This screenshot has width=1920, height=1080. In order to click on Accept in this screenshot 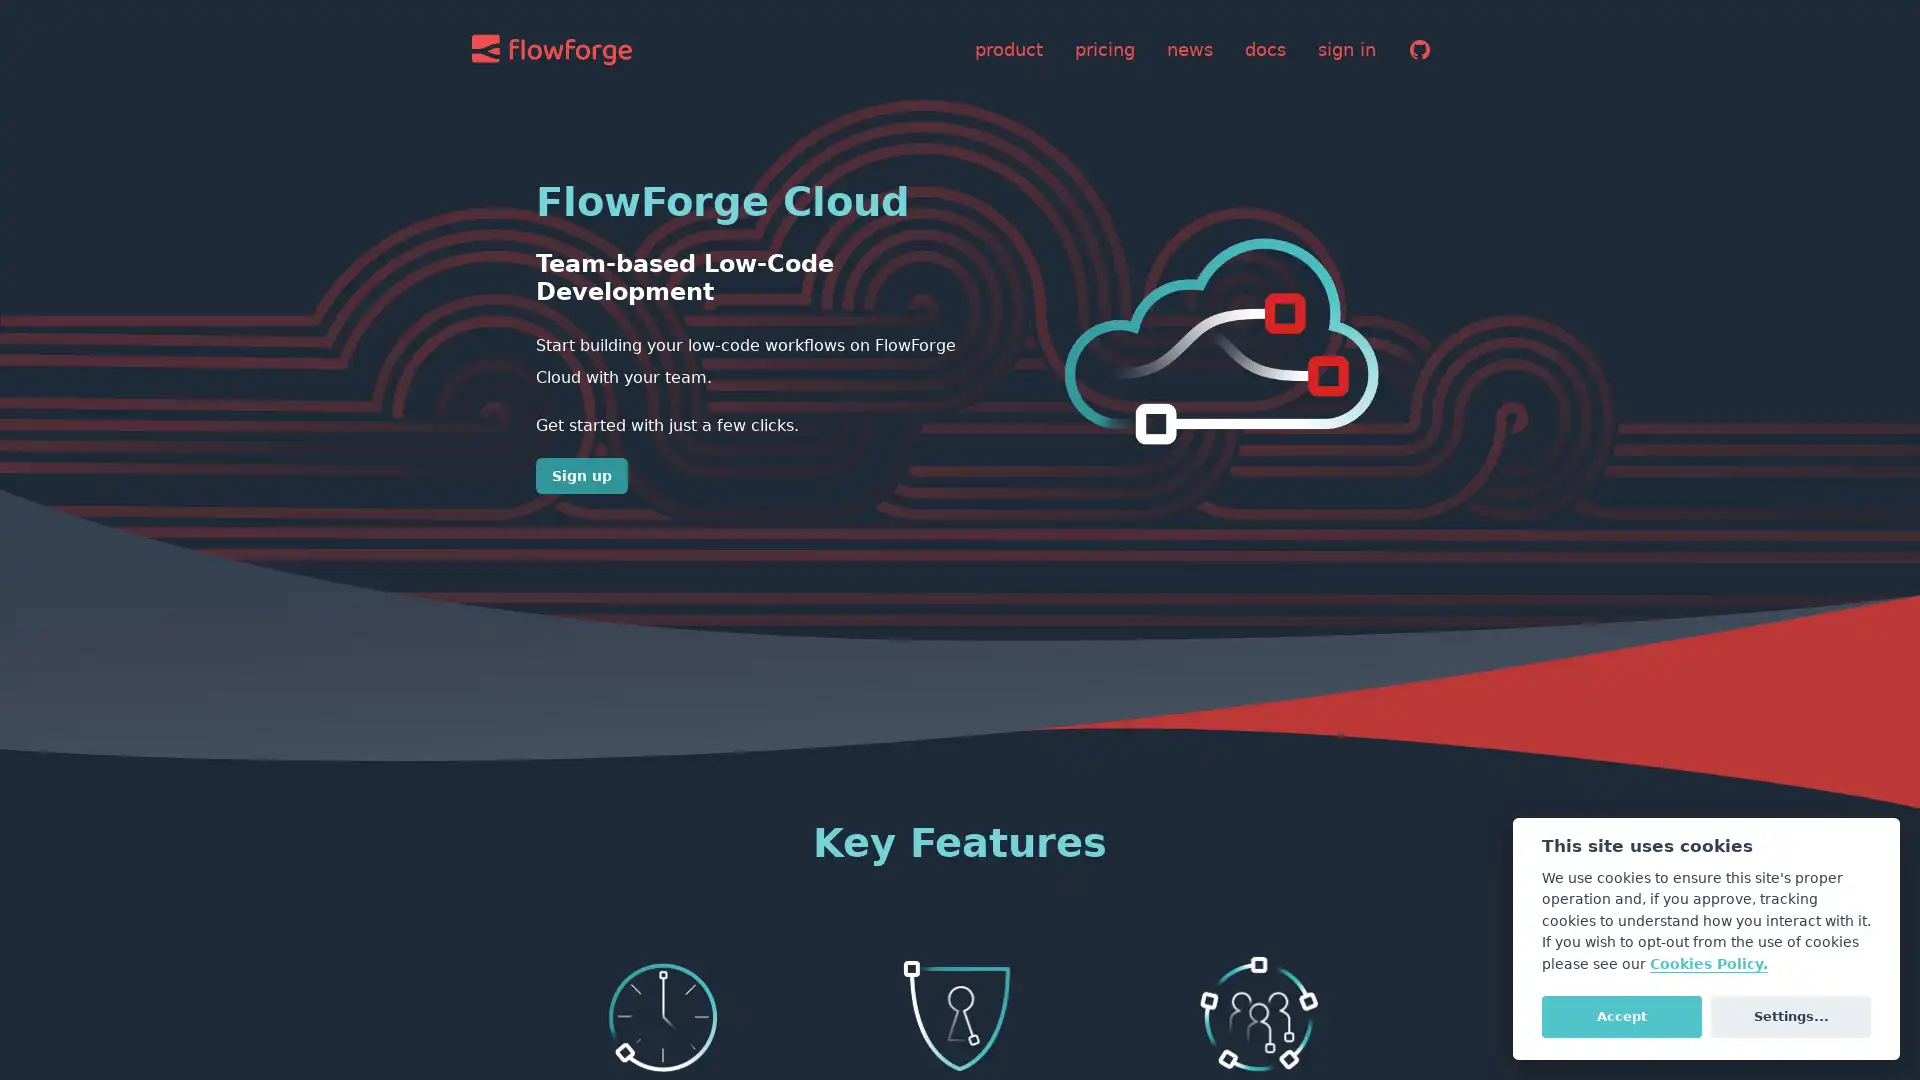, I will do `click(1621, 1015)`.